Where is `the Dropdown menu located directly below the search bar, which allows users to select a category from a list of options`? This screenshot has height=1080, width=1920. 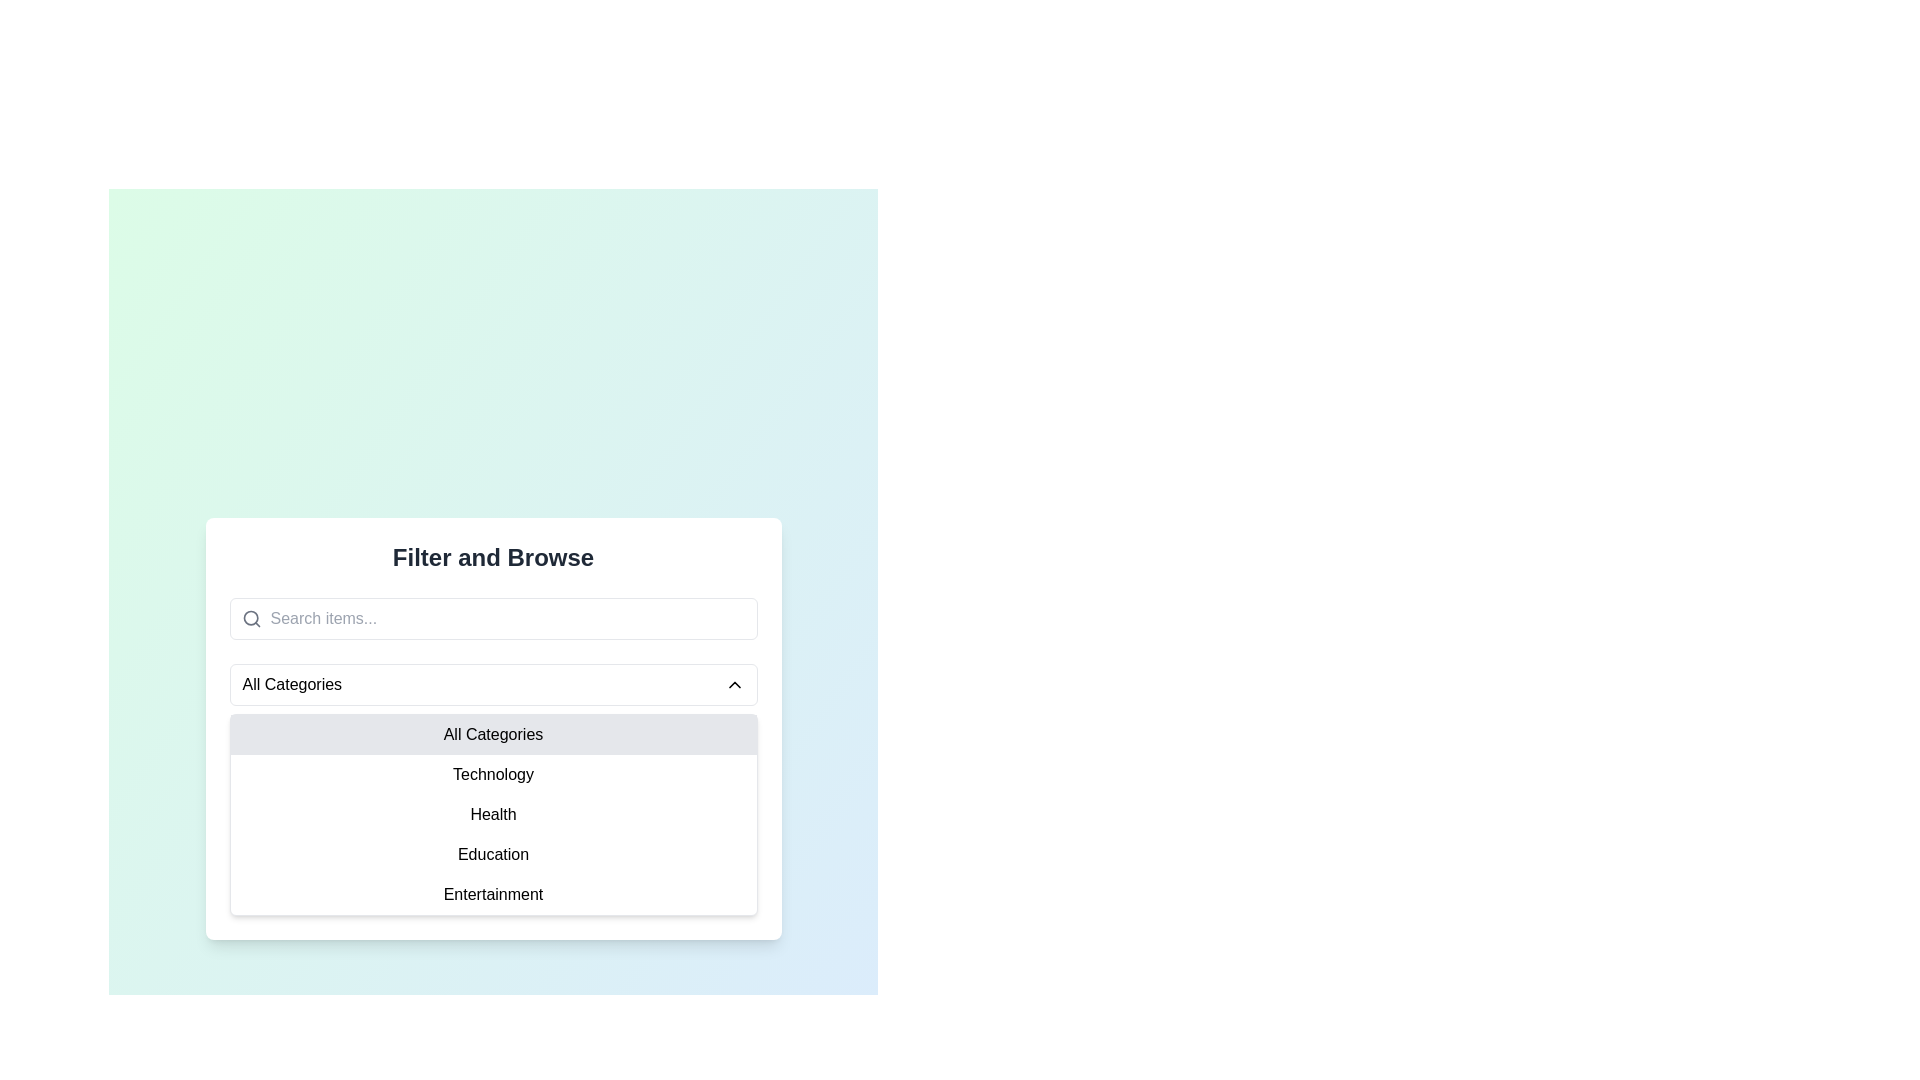
the Dropdown menu located directly below the search bar, which allows users to select a category from a list of options is located at coordinates (493, 684).